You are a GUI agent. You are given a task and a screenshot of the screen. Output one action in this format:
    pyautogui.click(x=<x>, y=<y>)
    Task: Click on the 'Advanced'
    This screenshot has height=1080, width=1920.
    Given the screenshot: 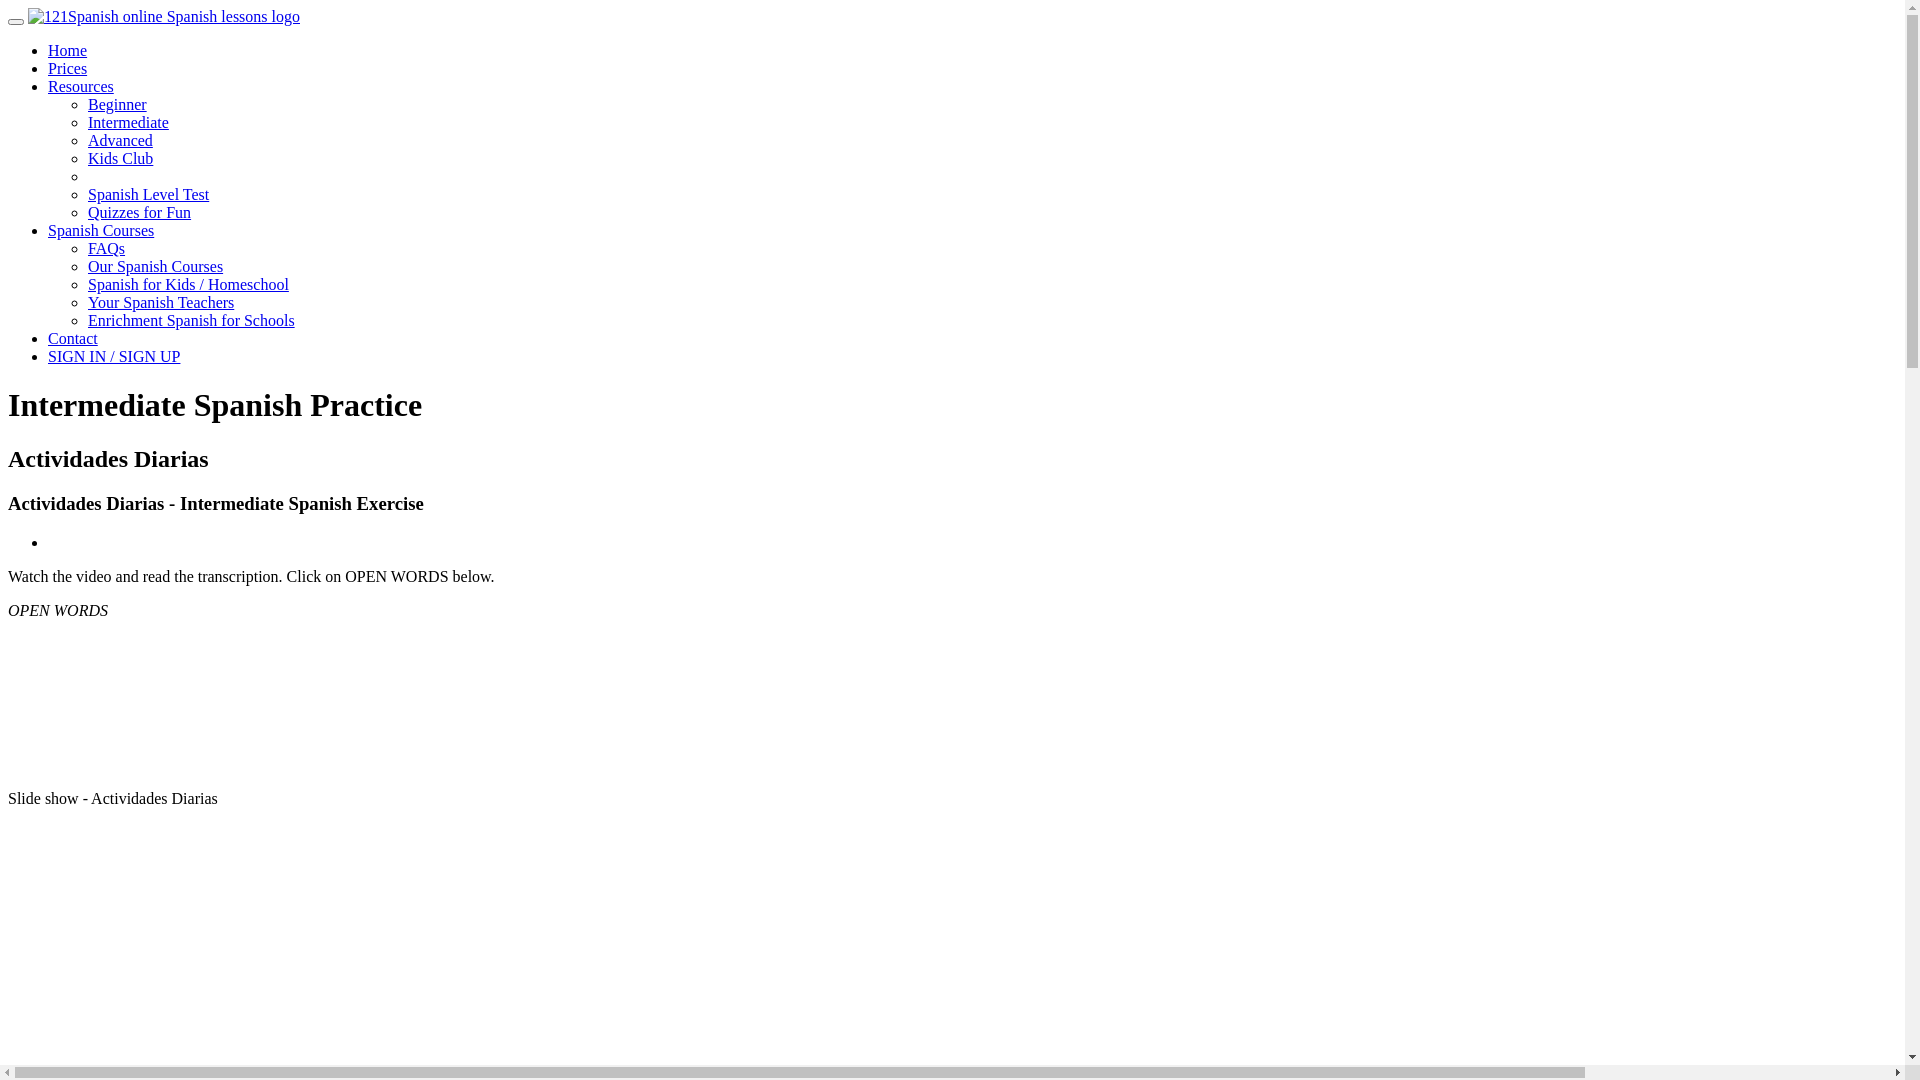 What is the action you would take?
    pyautogui.click(x=119, y=139)
    